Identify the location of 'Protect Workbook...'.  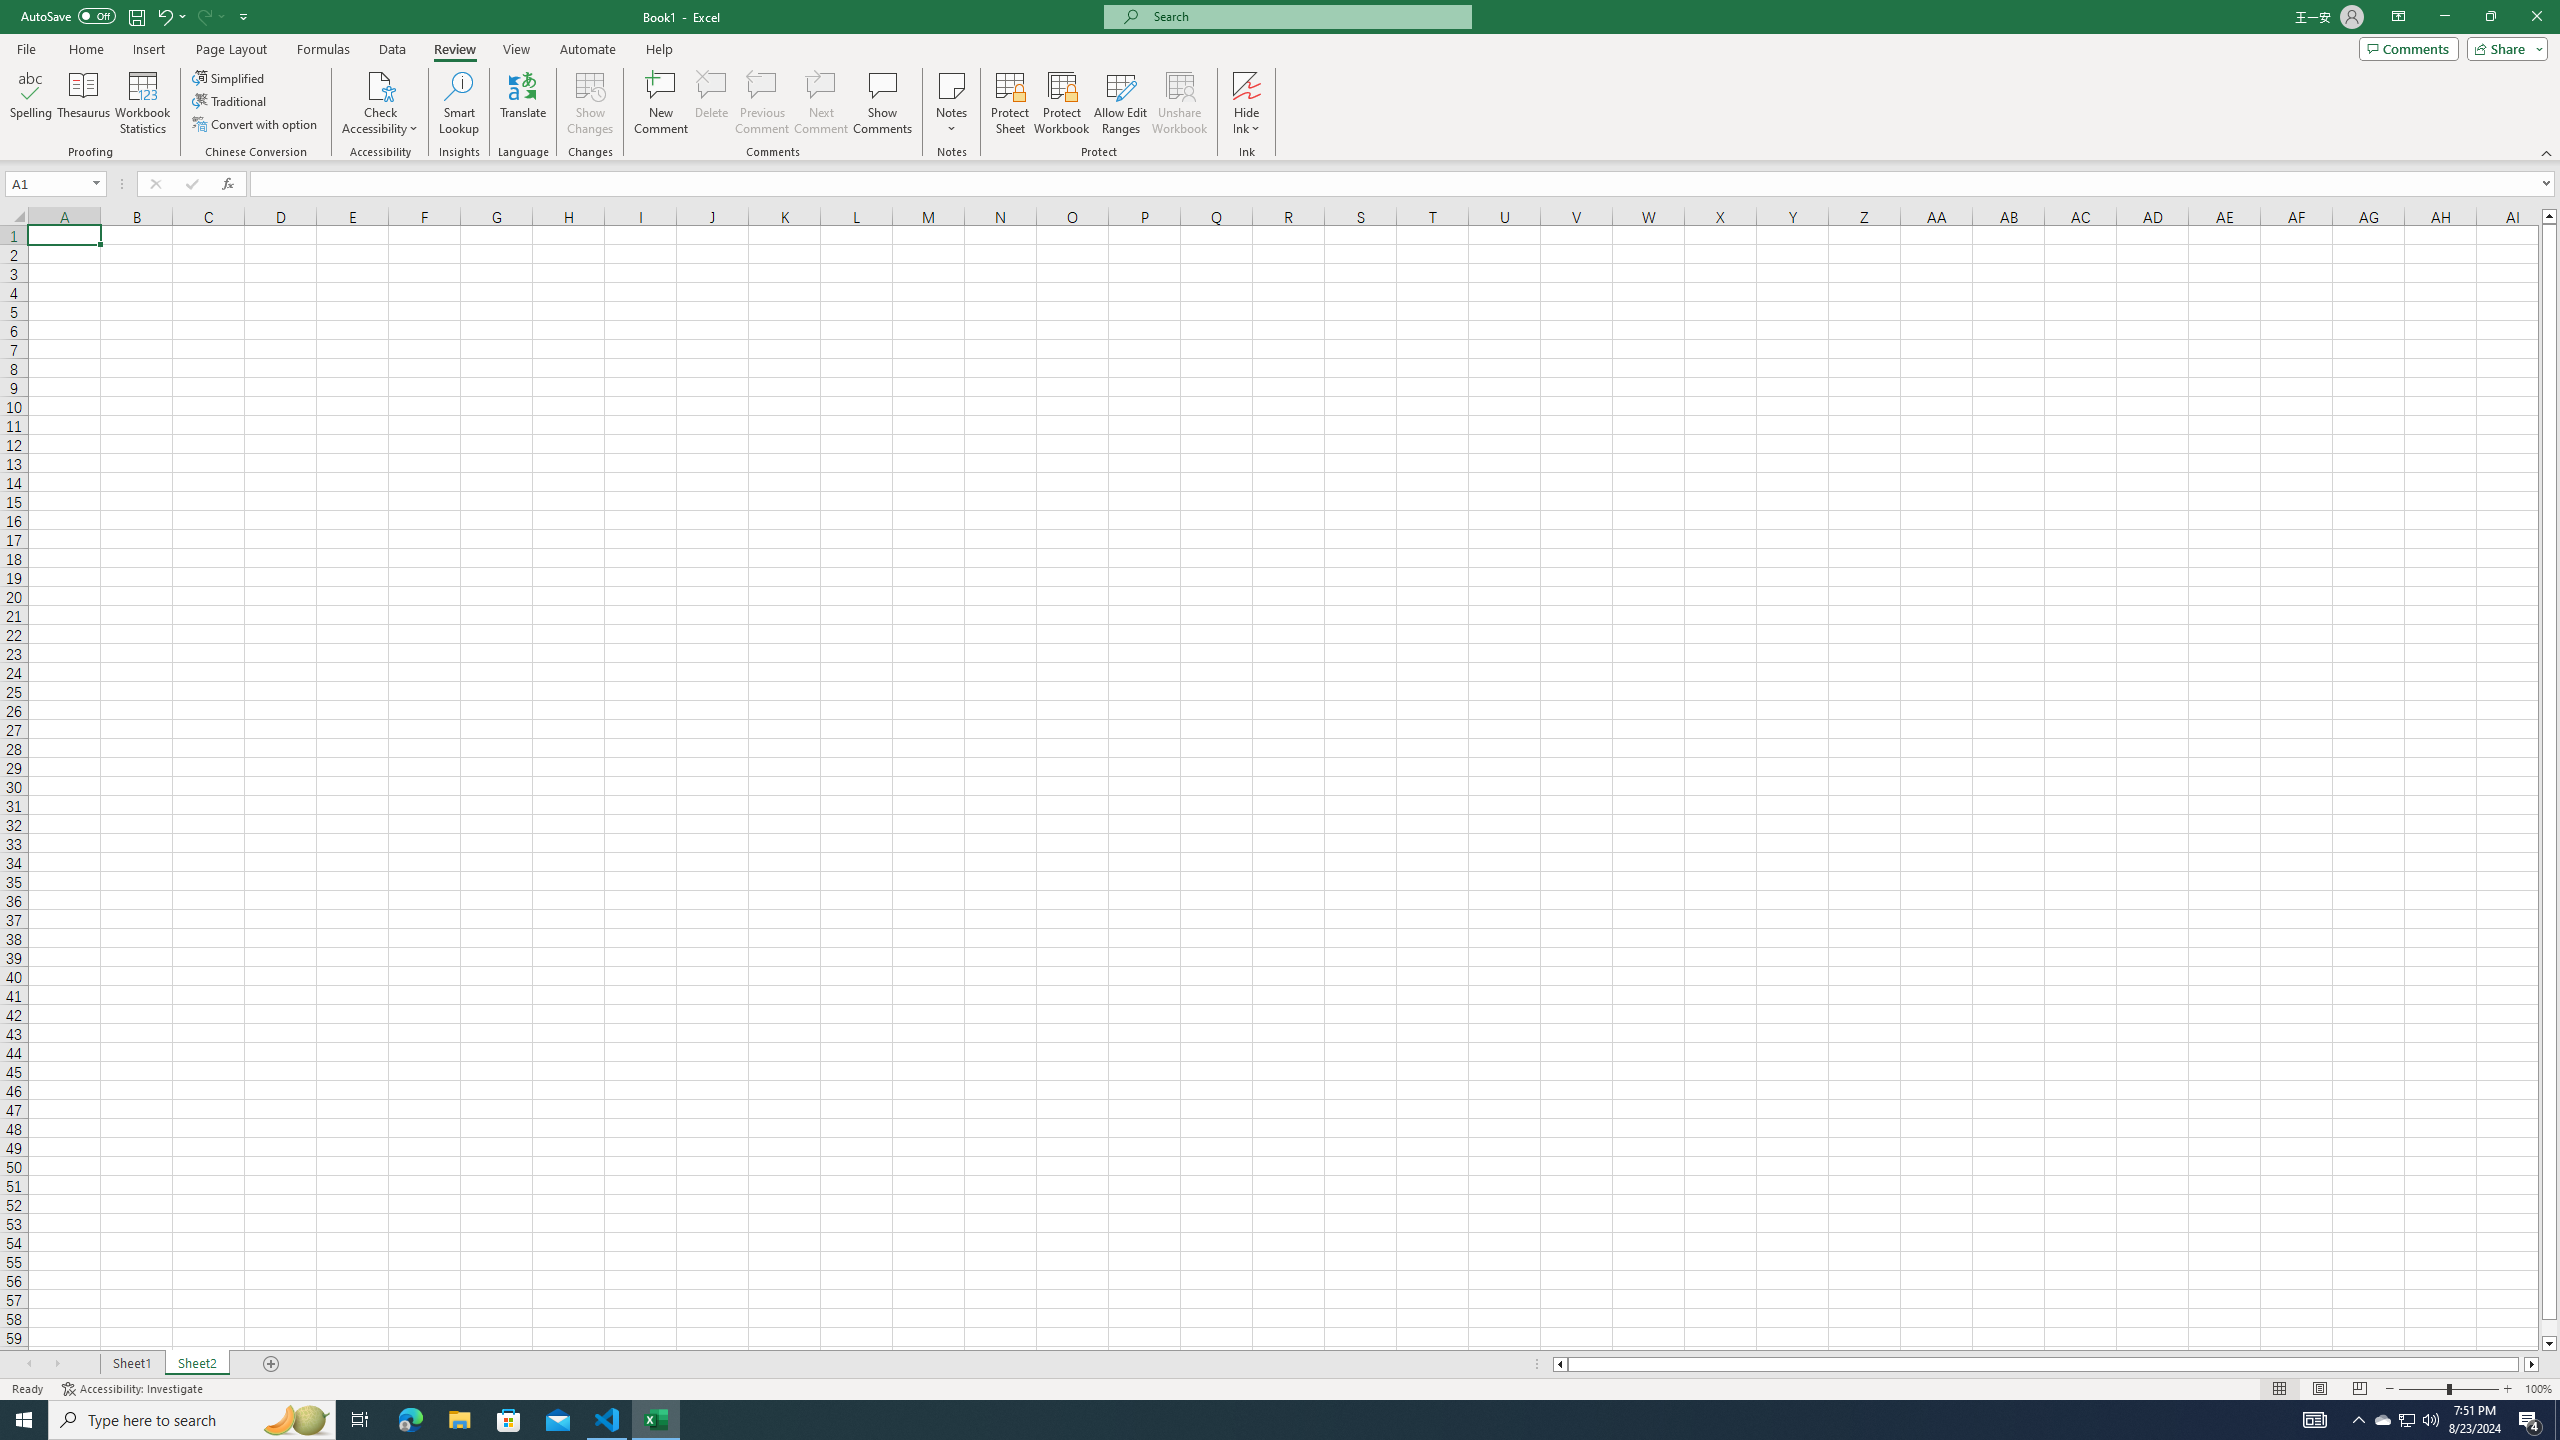
(1061, 103).